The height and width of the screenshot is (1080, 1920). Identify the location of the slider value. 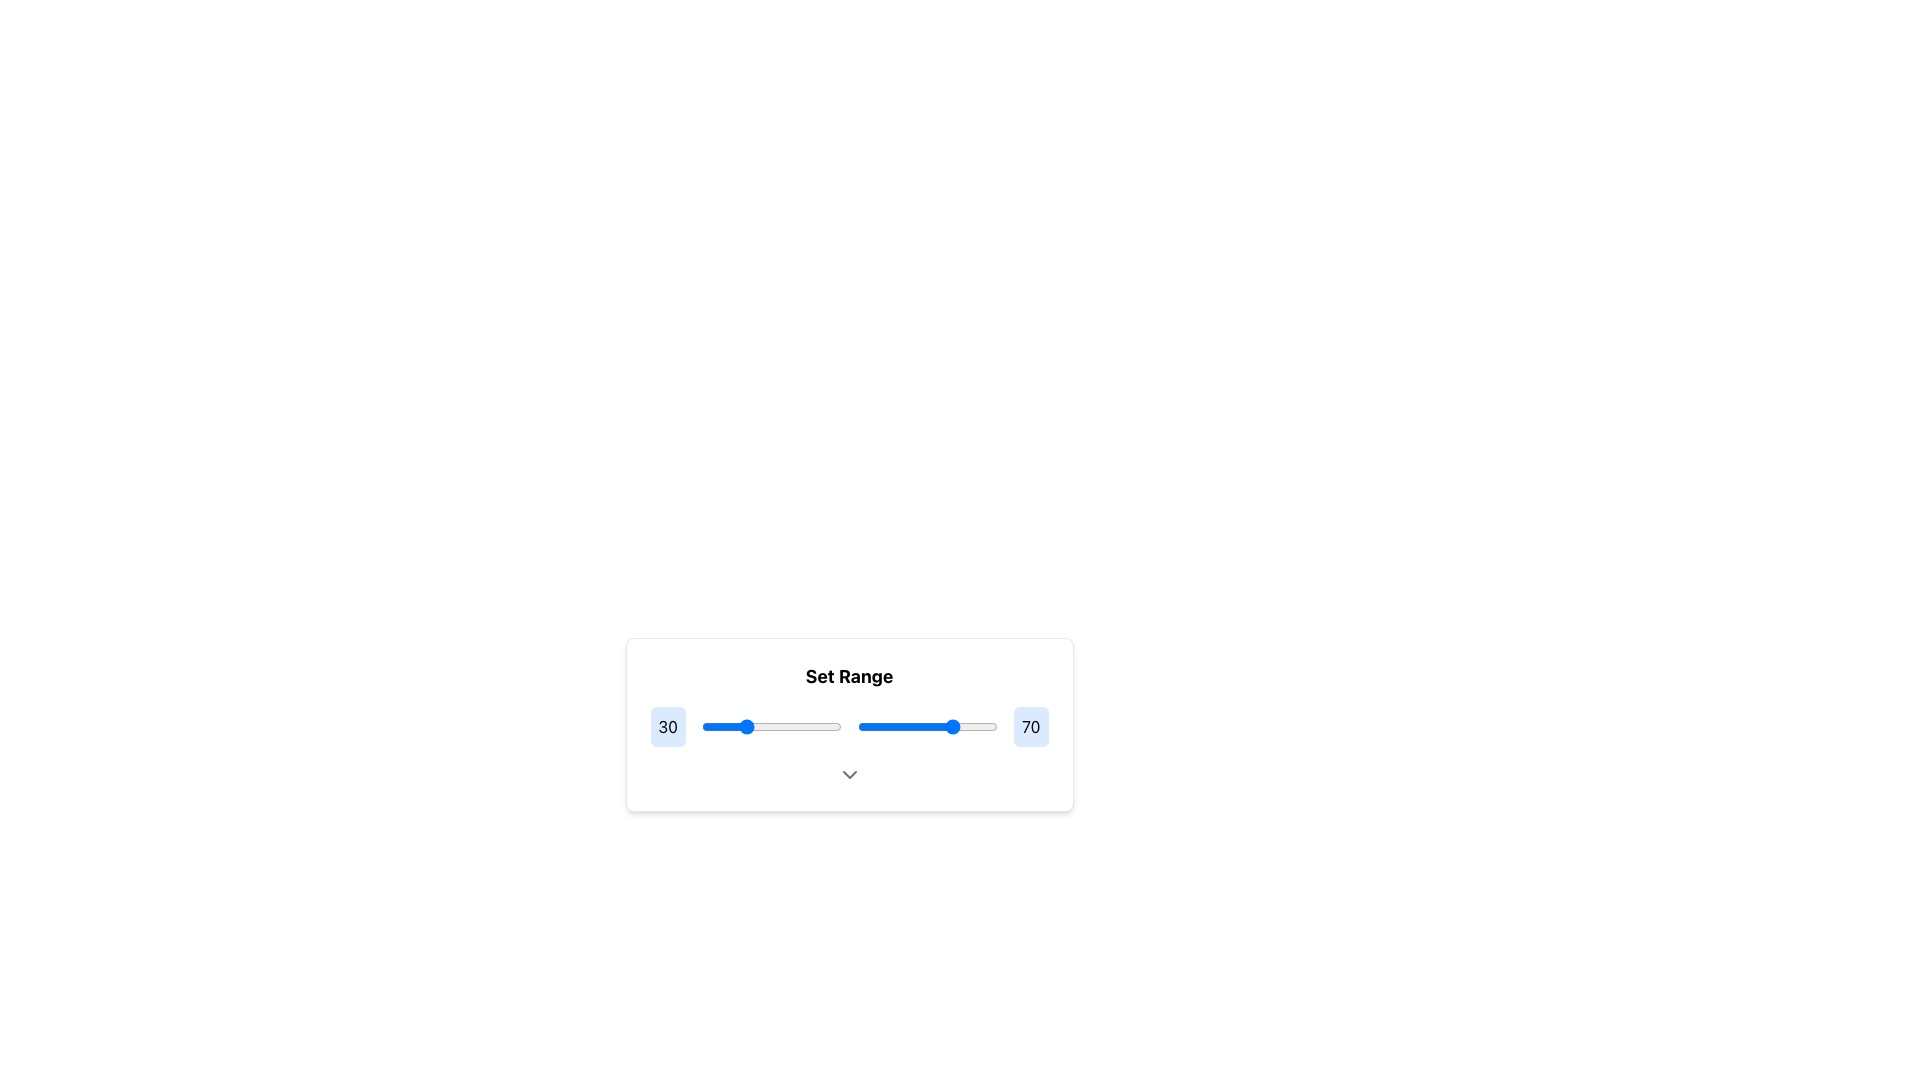
(970, 726).